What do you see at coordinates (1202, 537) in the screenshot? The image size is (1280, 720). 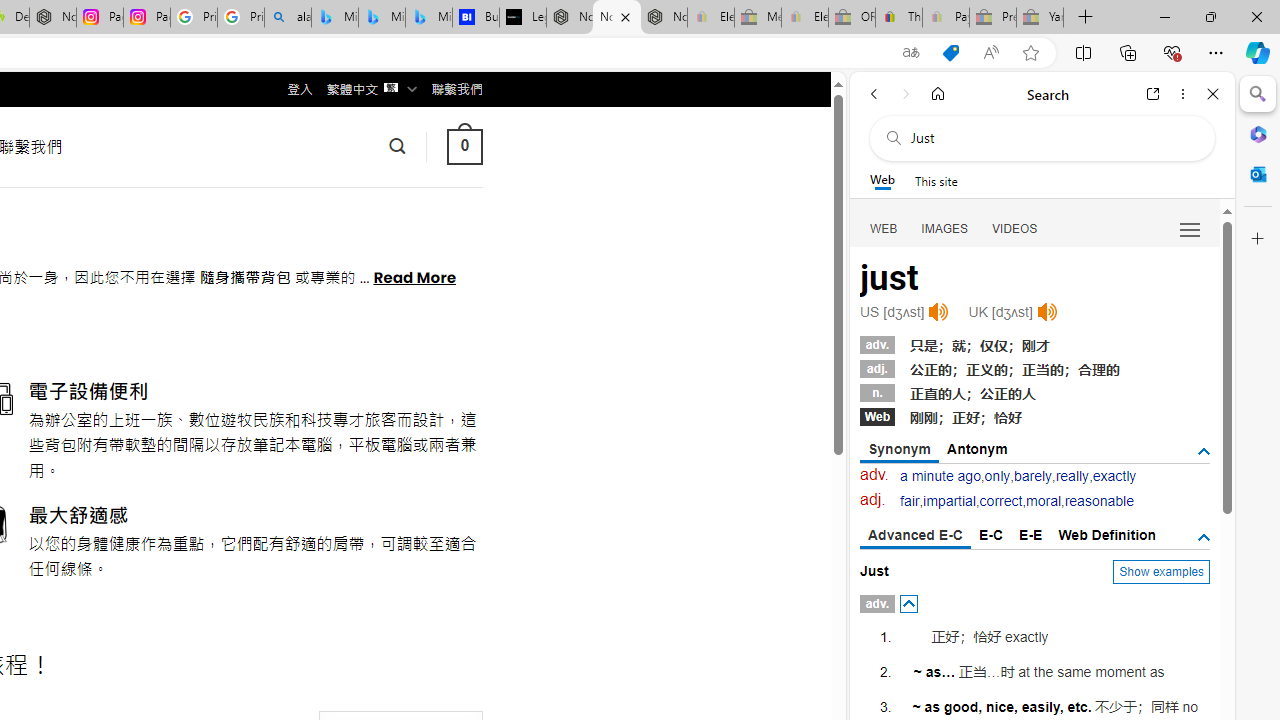 I see `'AutomationID: tgdef'` at bounding box center [1202, 537].